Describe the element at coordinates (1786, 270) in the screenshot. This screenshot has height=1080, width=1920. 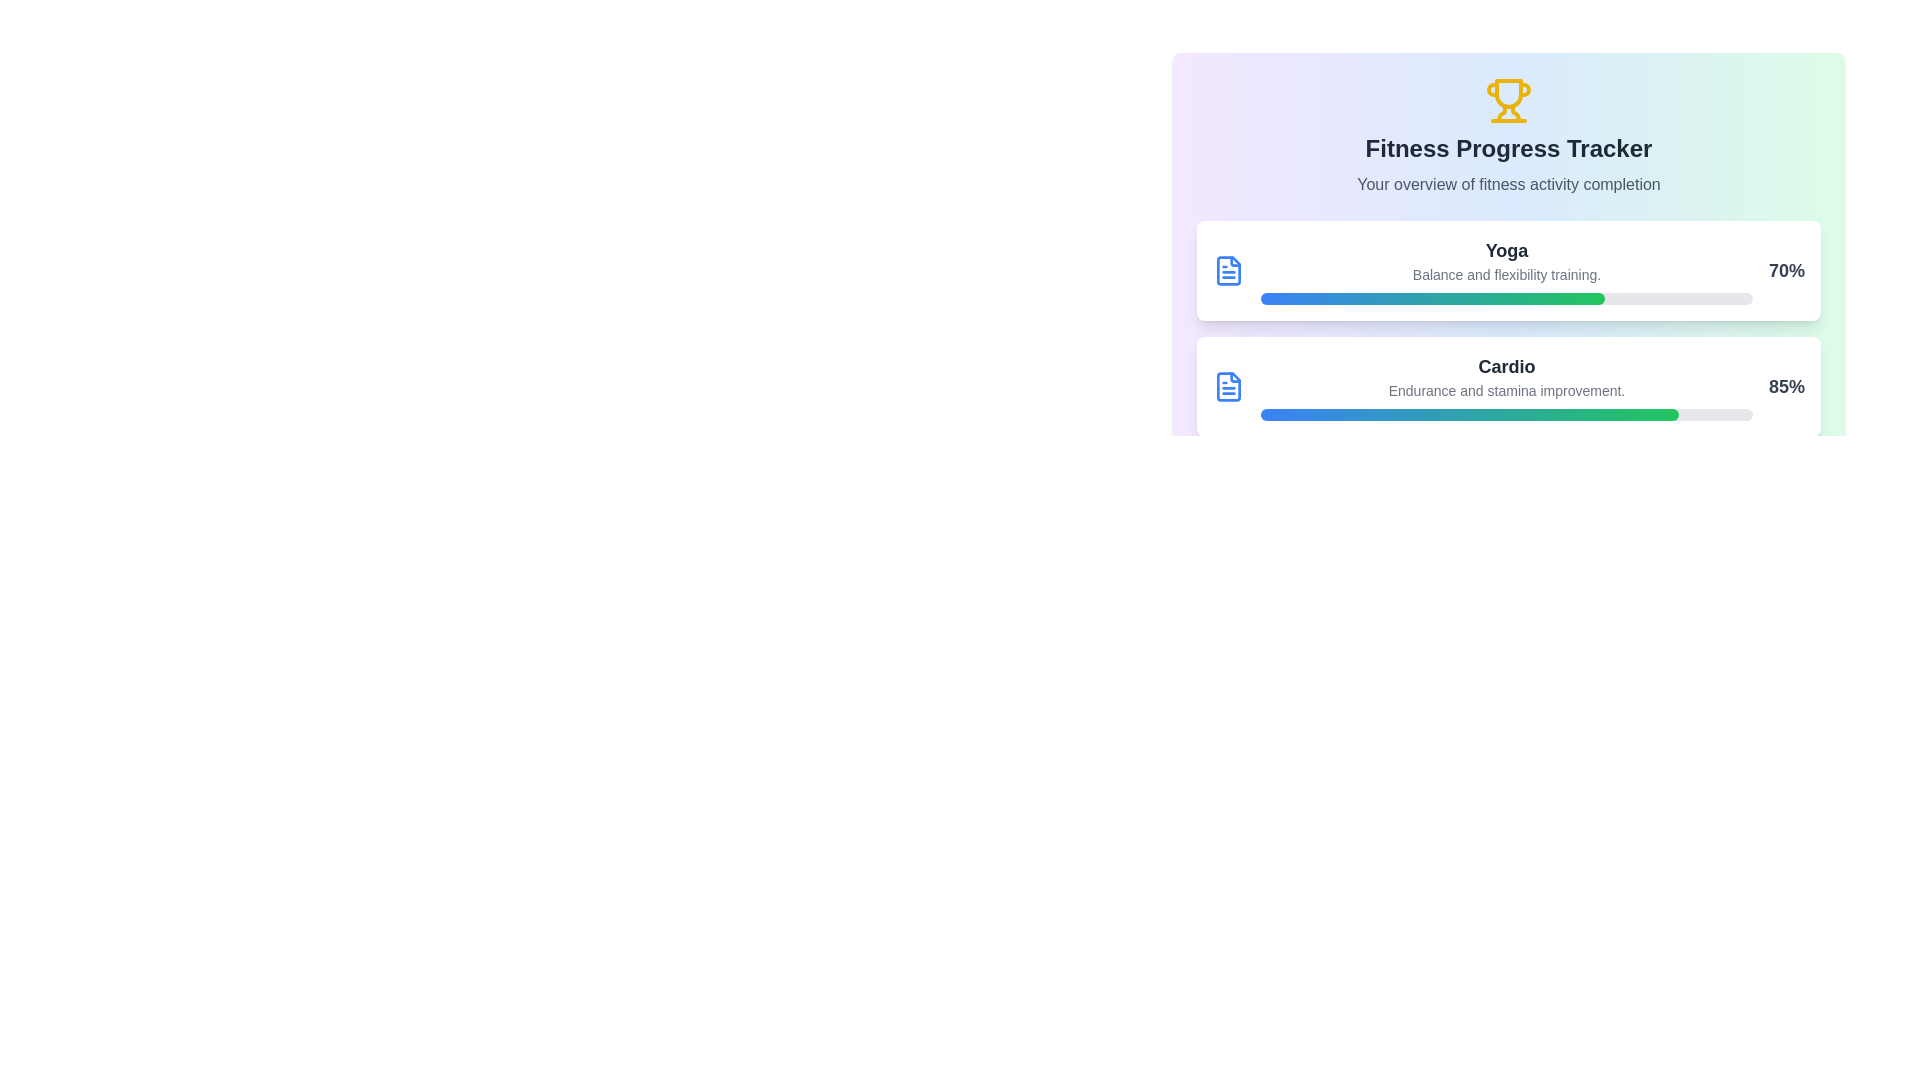
I see `the bold text labeled '70%' that indicates the completion percentage of the Yoga task, located to the right of the progress bar` at that location.